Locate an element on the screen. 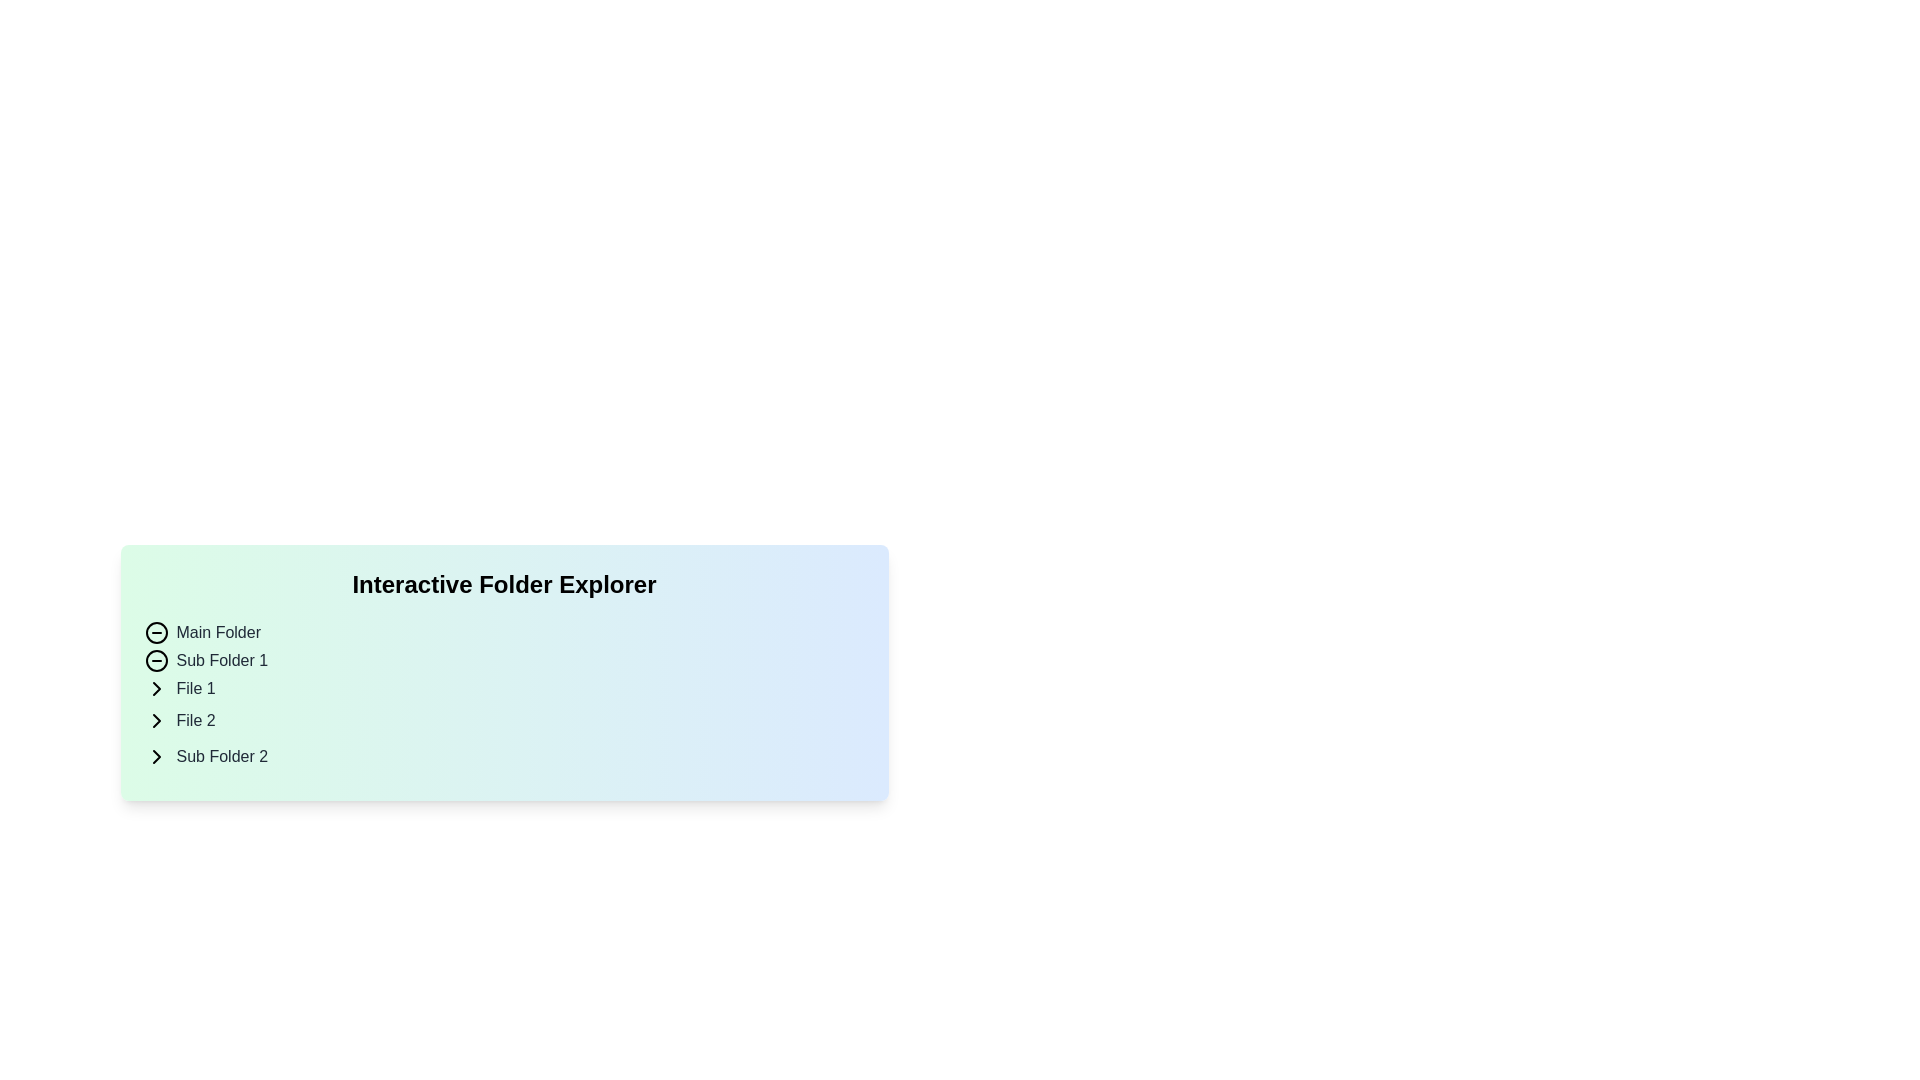  the bold text label reading 'Interactive Folder Explorer' at the top of its section to trigger the tooltip is located at coordinates (504, 585).